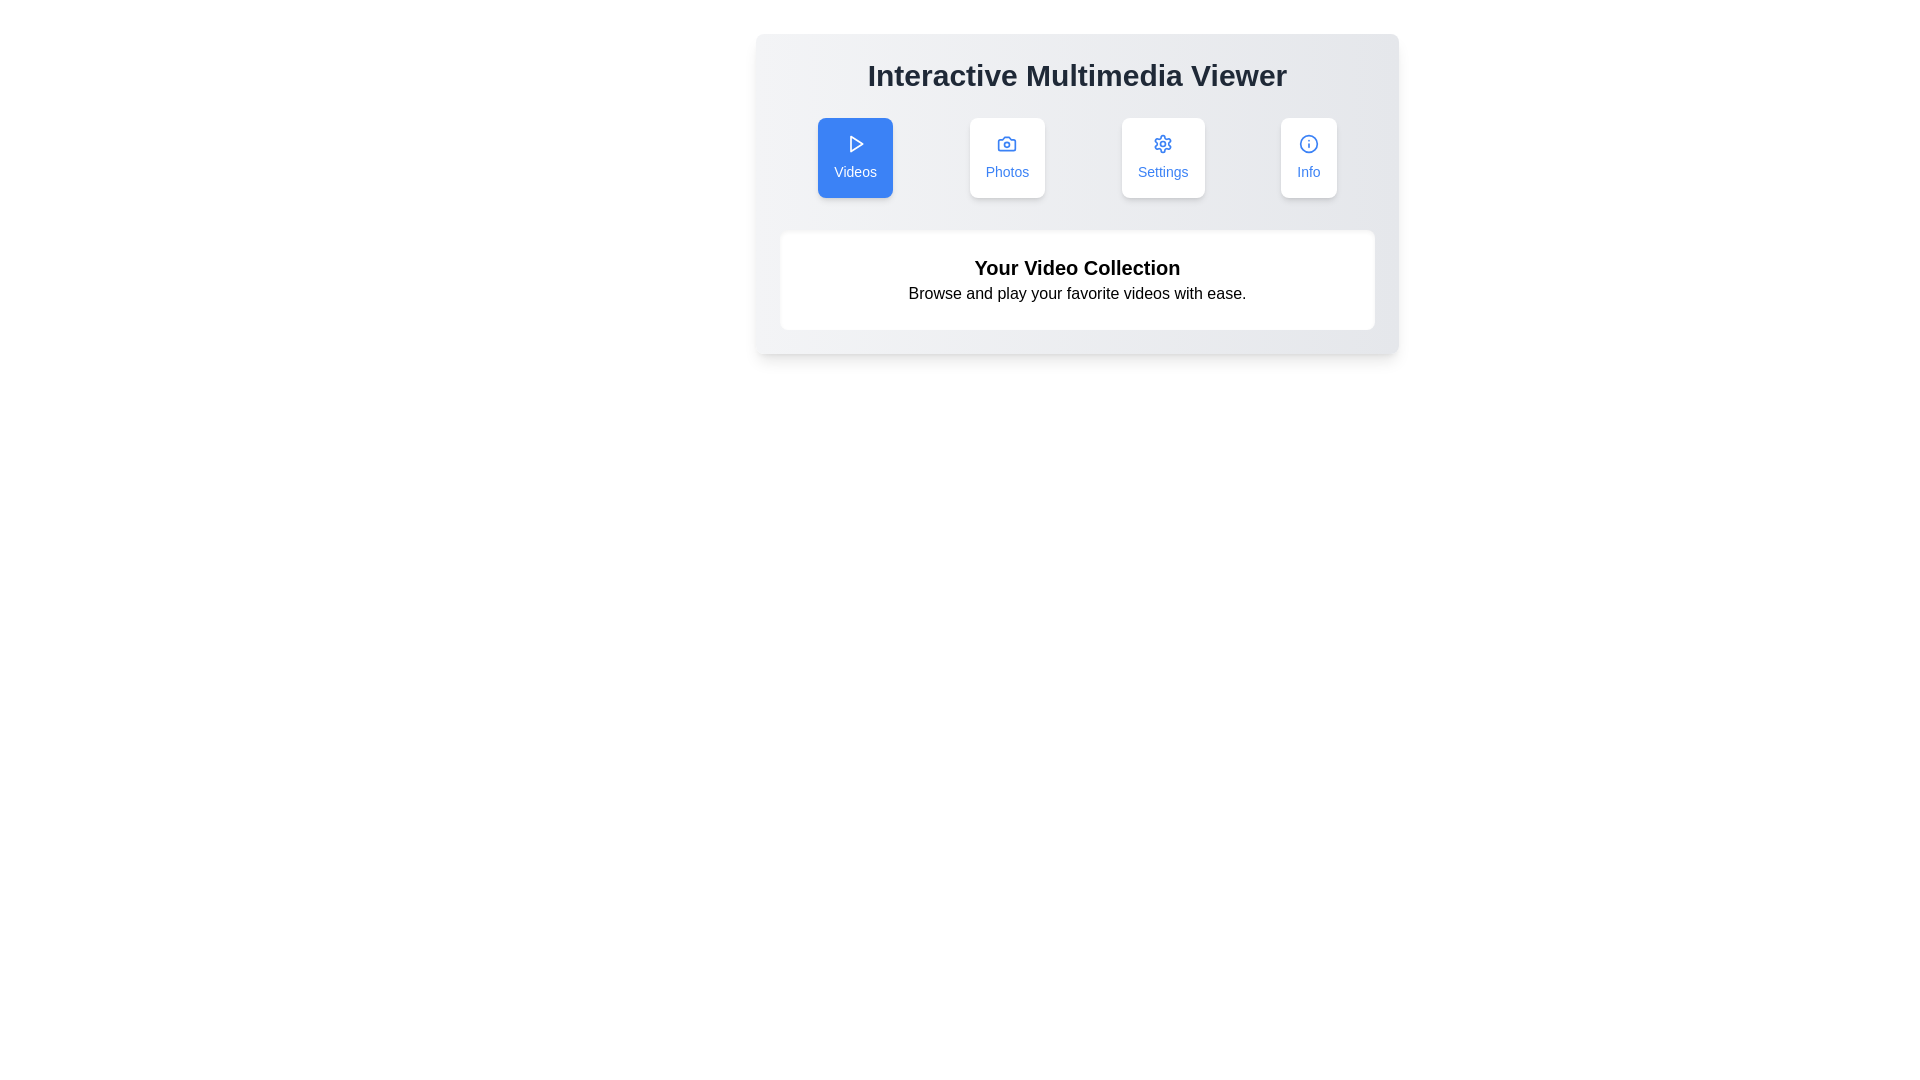  I want to click on the label that provides a textual representation for the 'Photos' option, located below the camera icon and to the right of the 'Videos' option, so click(1007, 171).